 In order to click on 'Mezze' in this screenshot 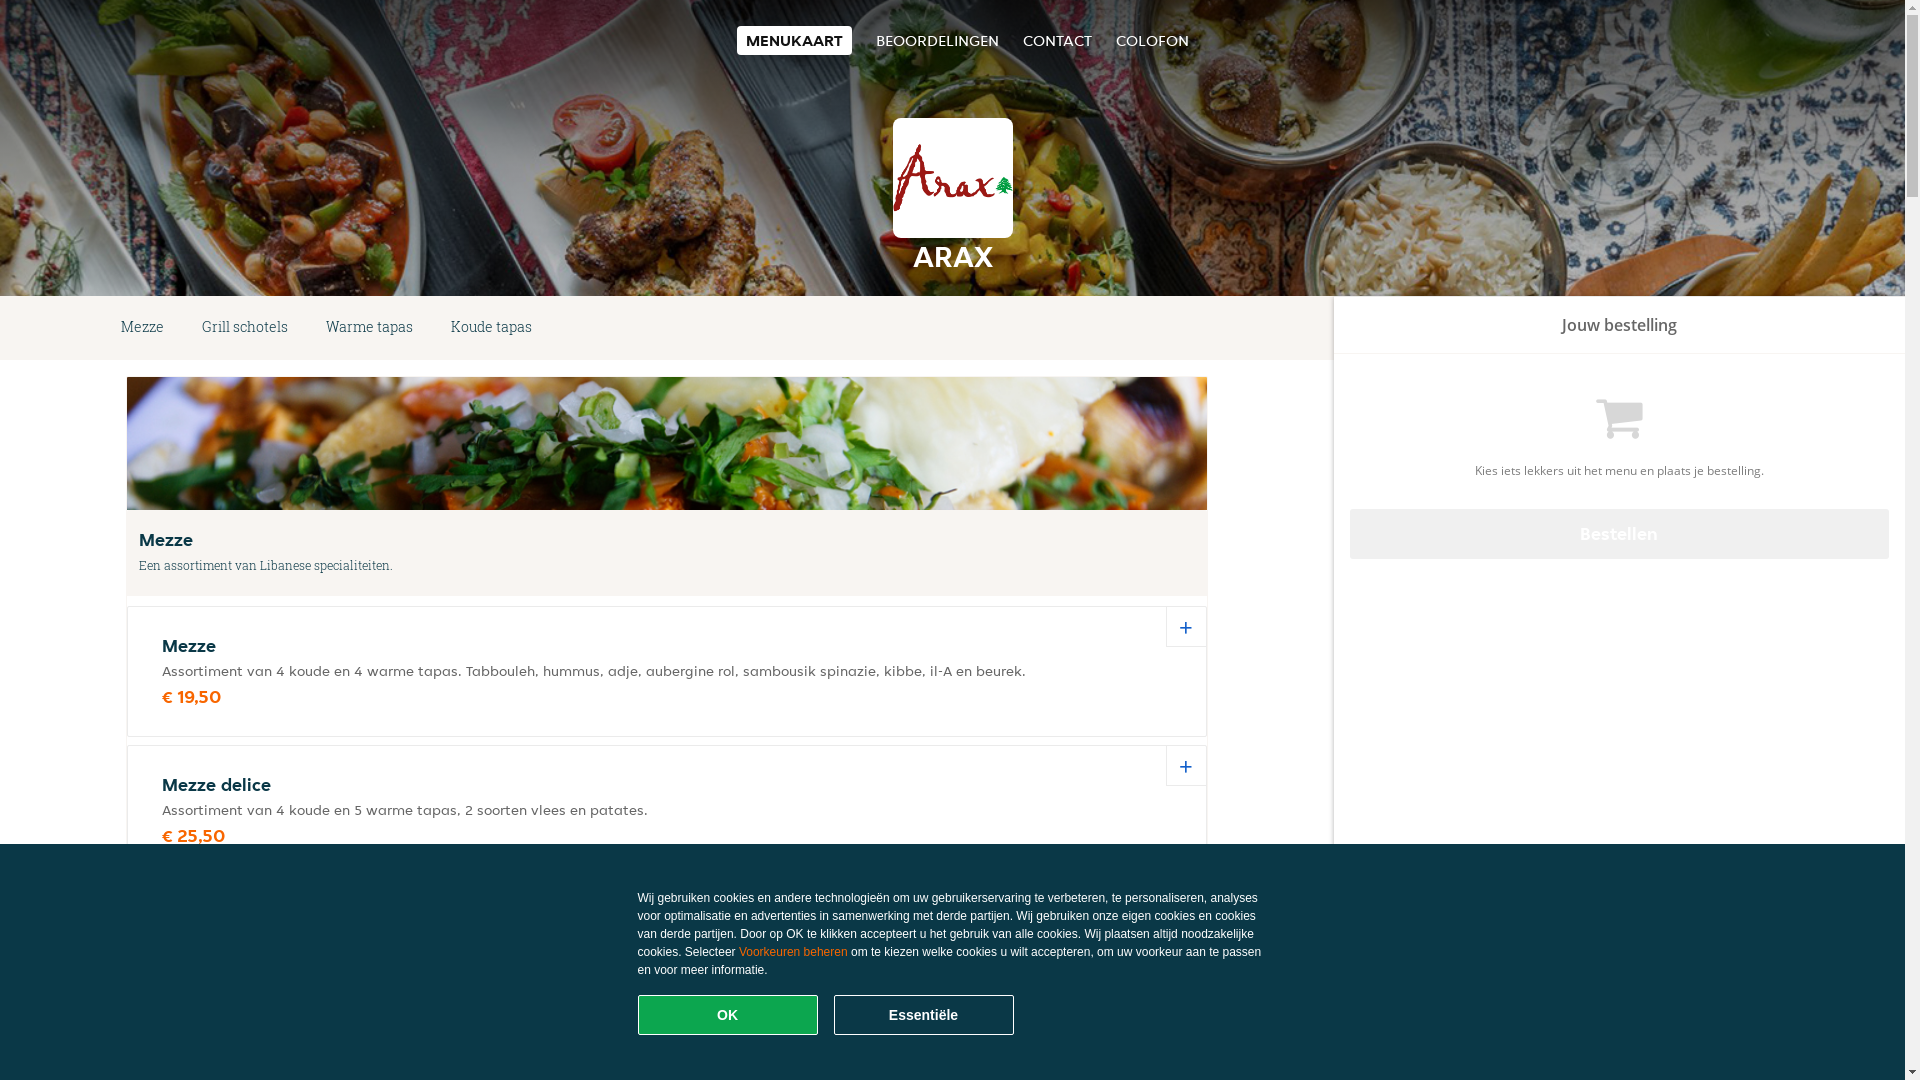, I will do `click(141, 326)`.